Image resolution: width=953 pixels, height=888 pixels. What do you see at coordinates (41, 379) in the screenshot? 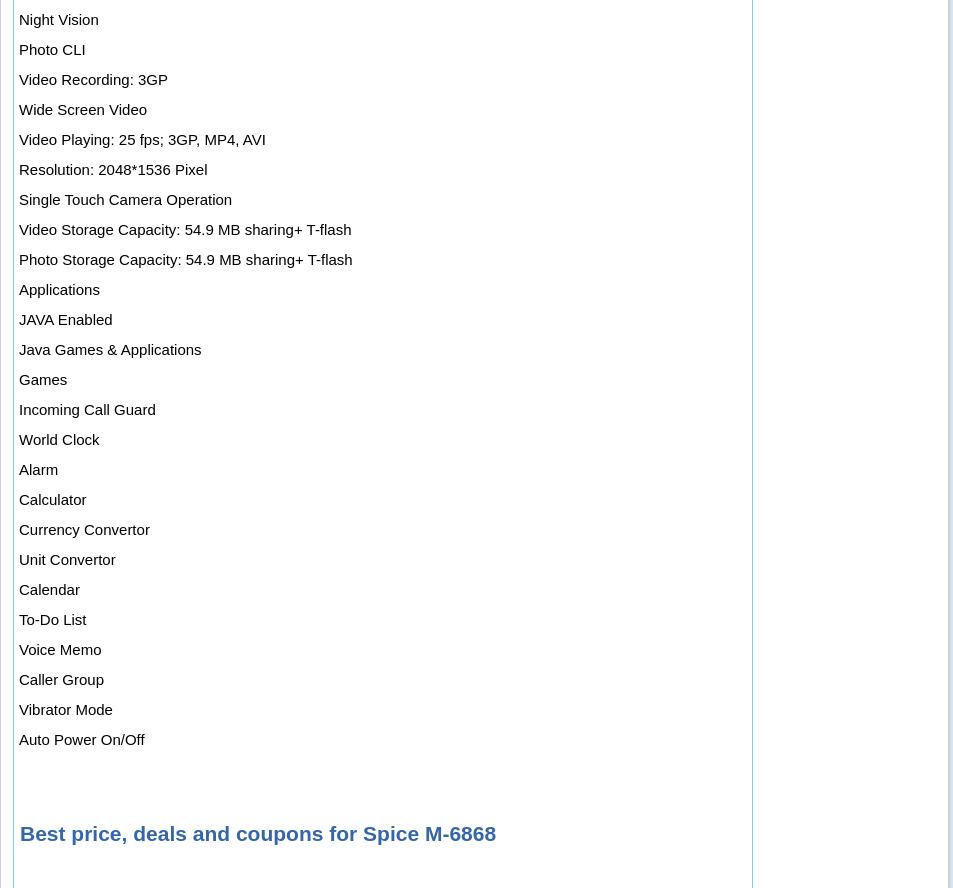
I see `'Games'` at bounding box center [41, 379].